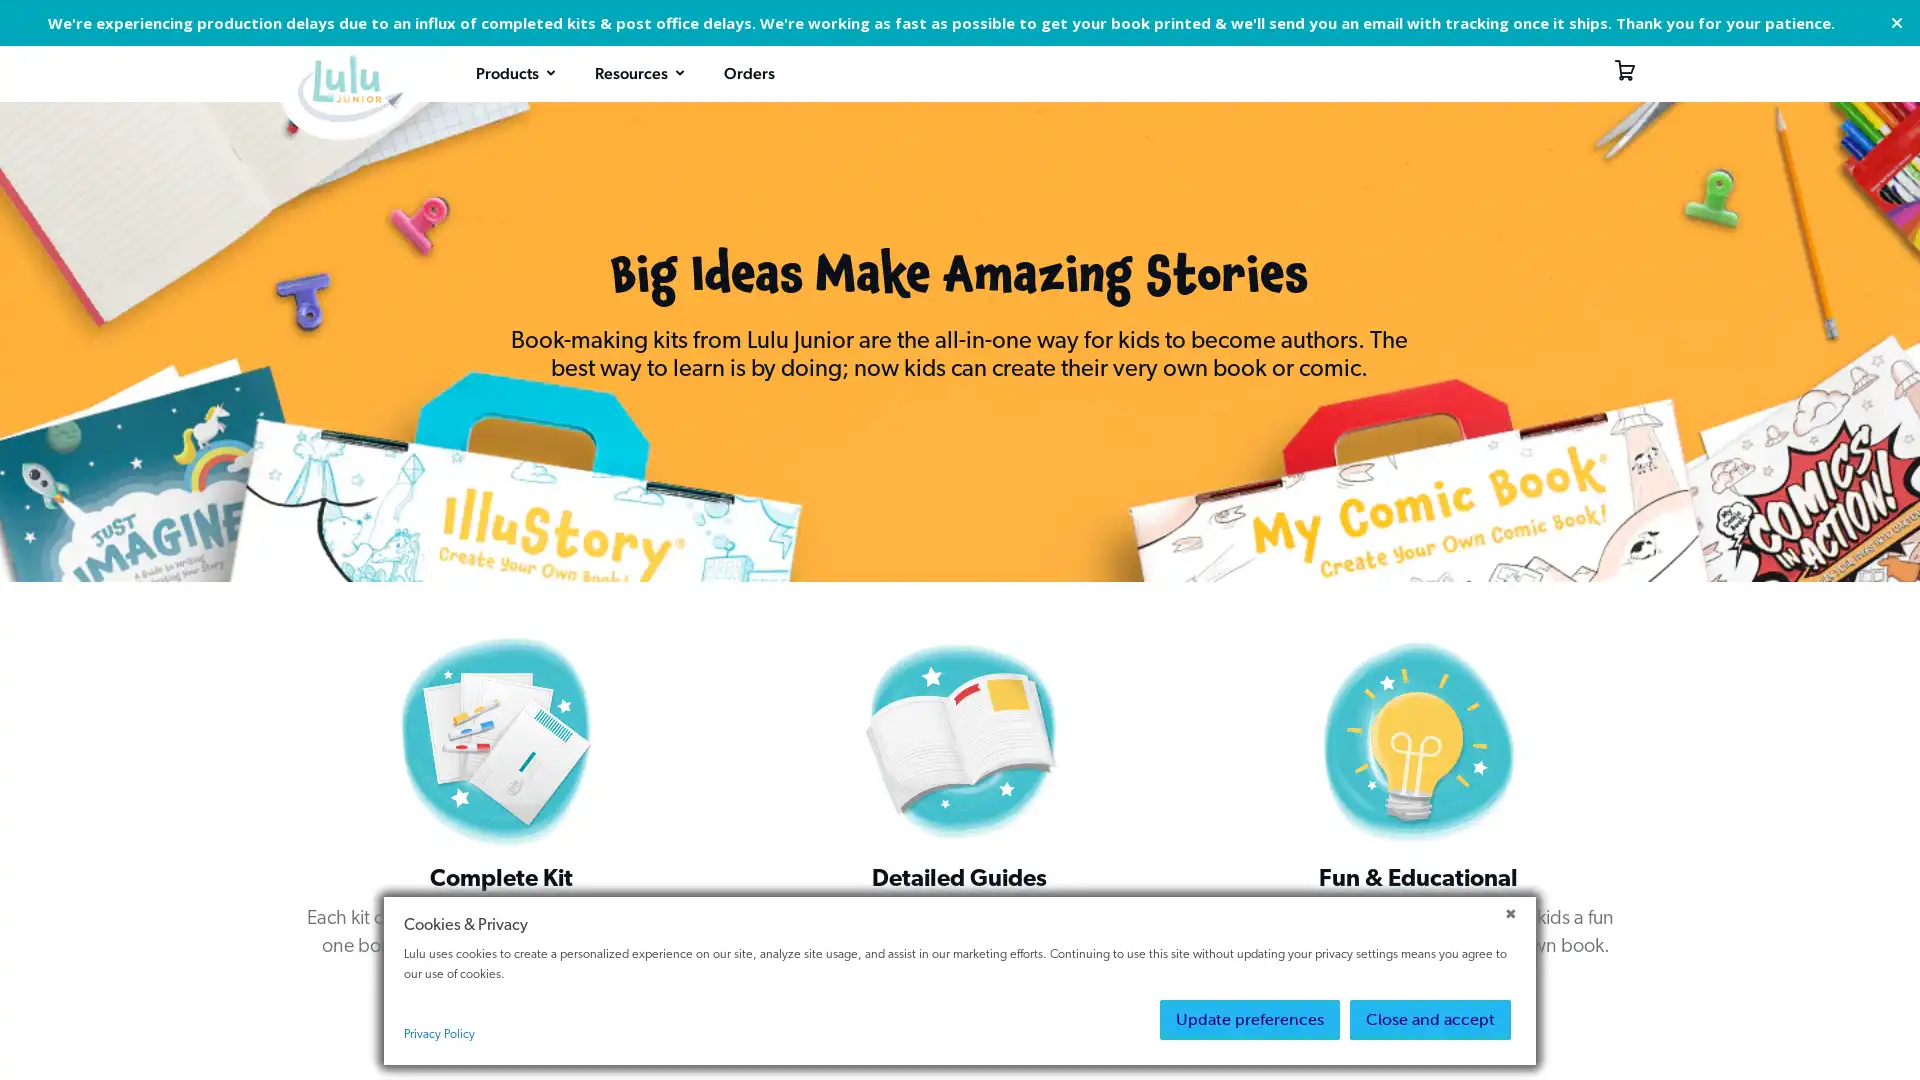  Describe the element at coordinates (1895, 23) in the screenshot. I see `Close` at that location.